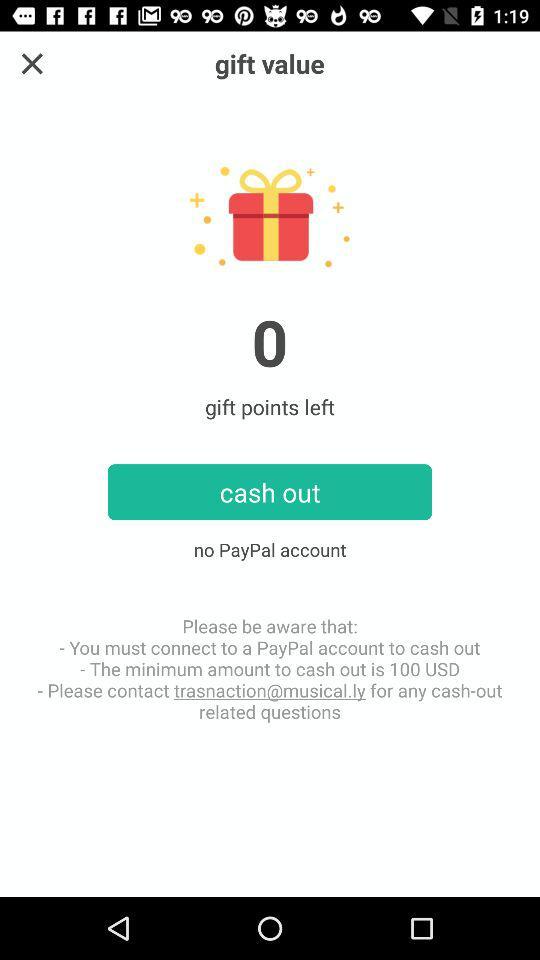 This screenshot has width=540, height=960. What do you see at coordinates (31, 63) in the screenshot?
I see `icon at the top left corner` at bounding box center [31, 63].